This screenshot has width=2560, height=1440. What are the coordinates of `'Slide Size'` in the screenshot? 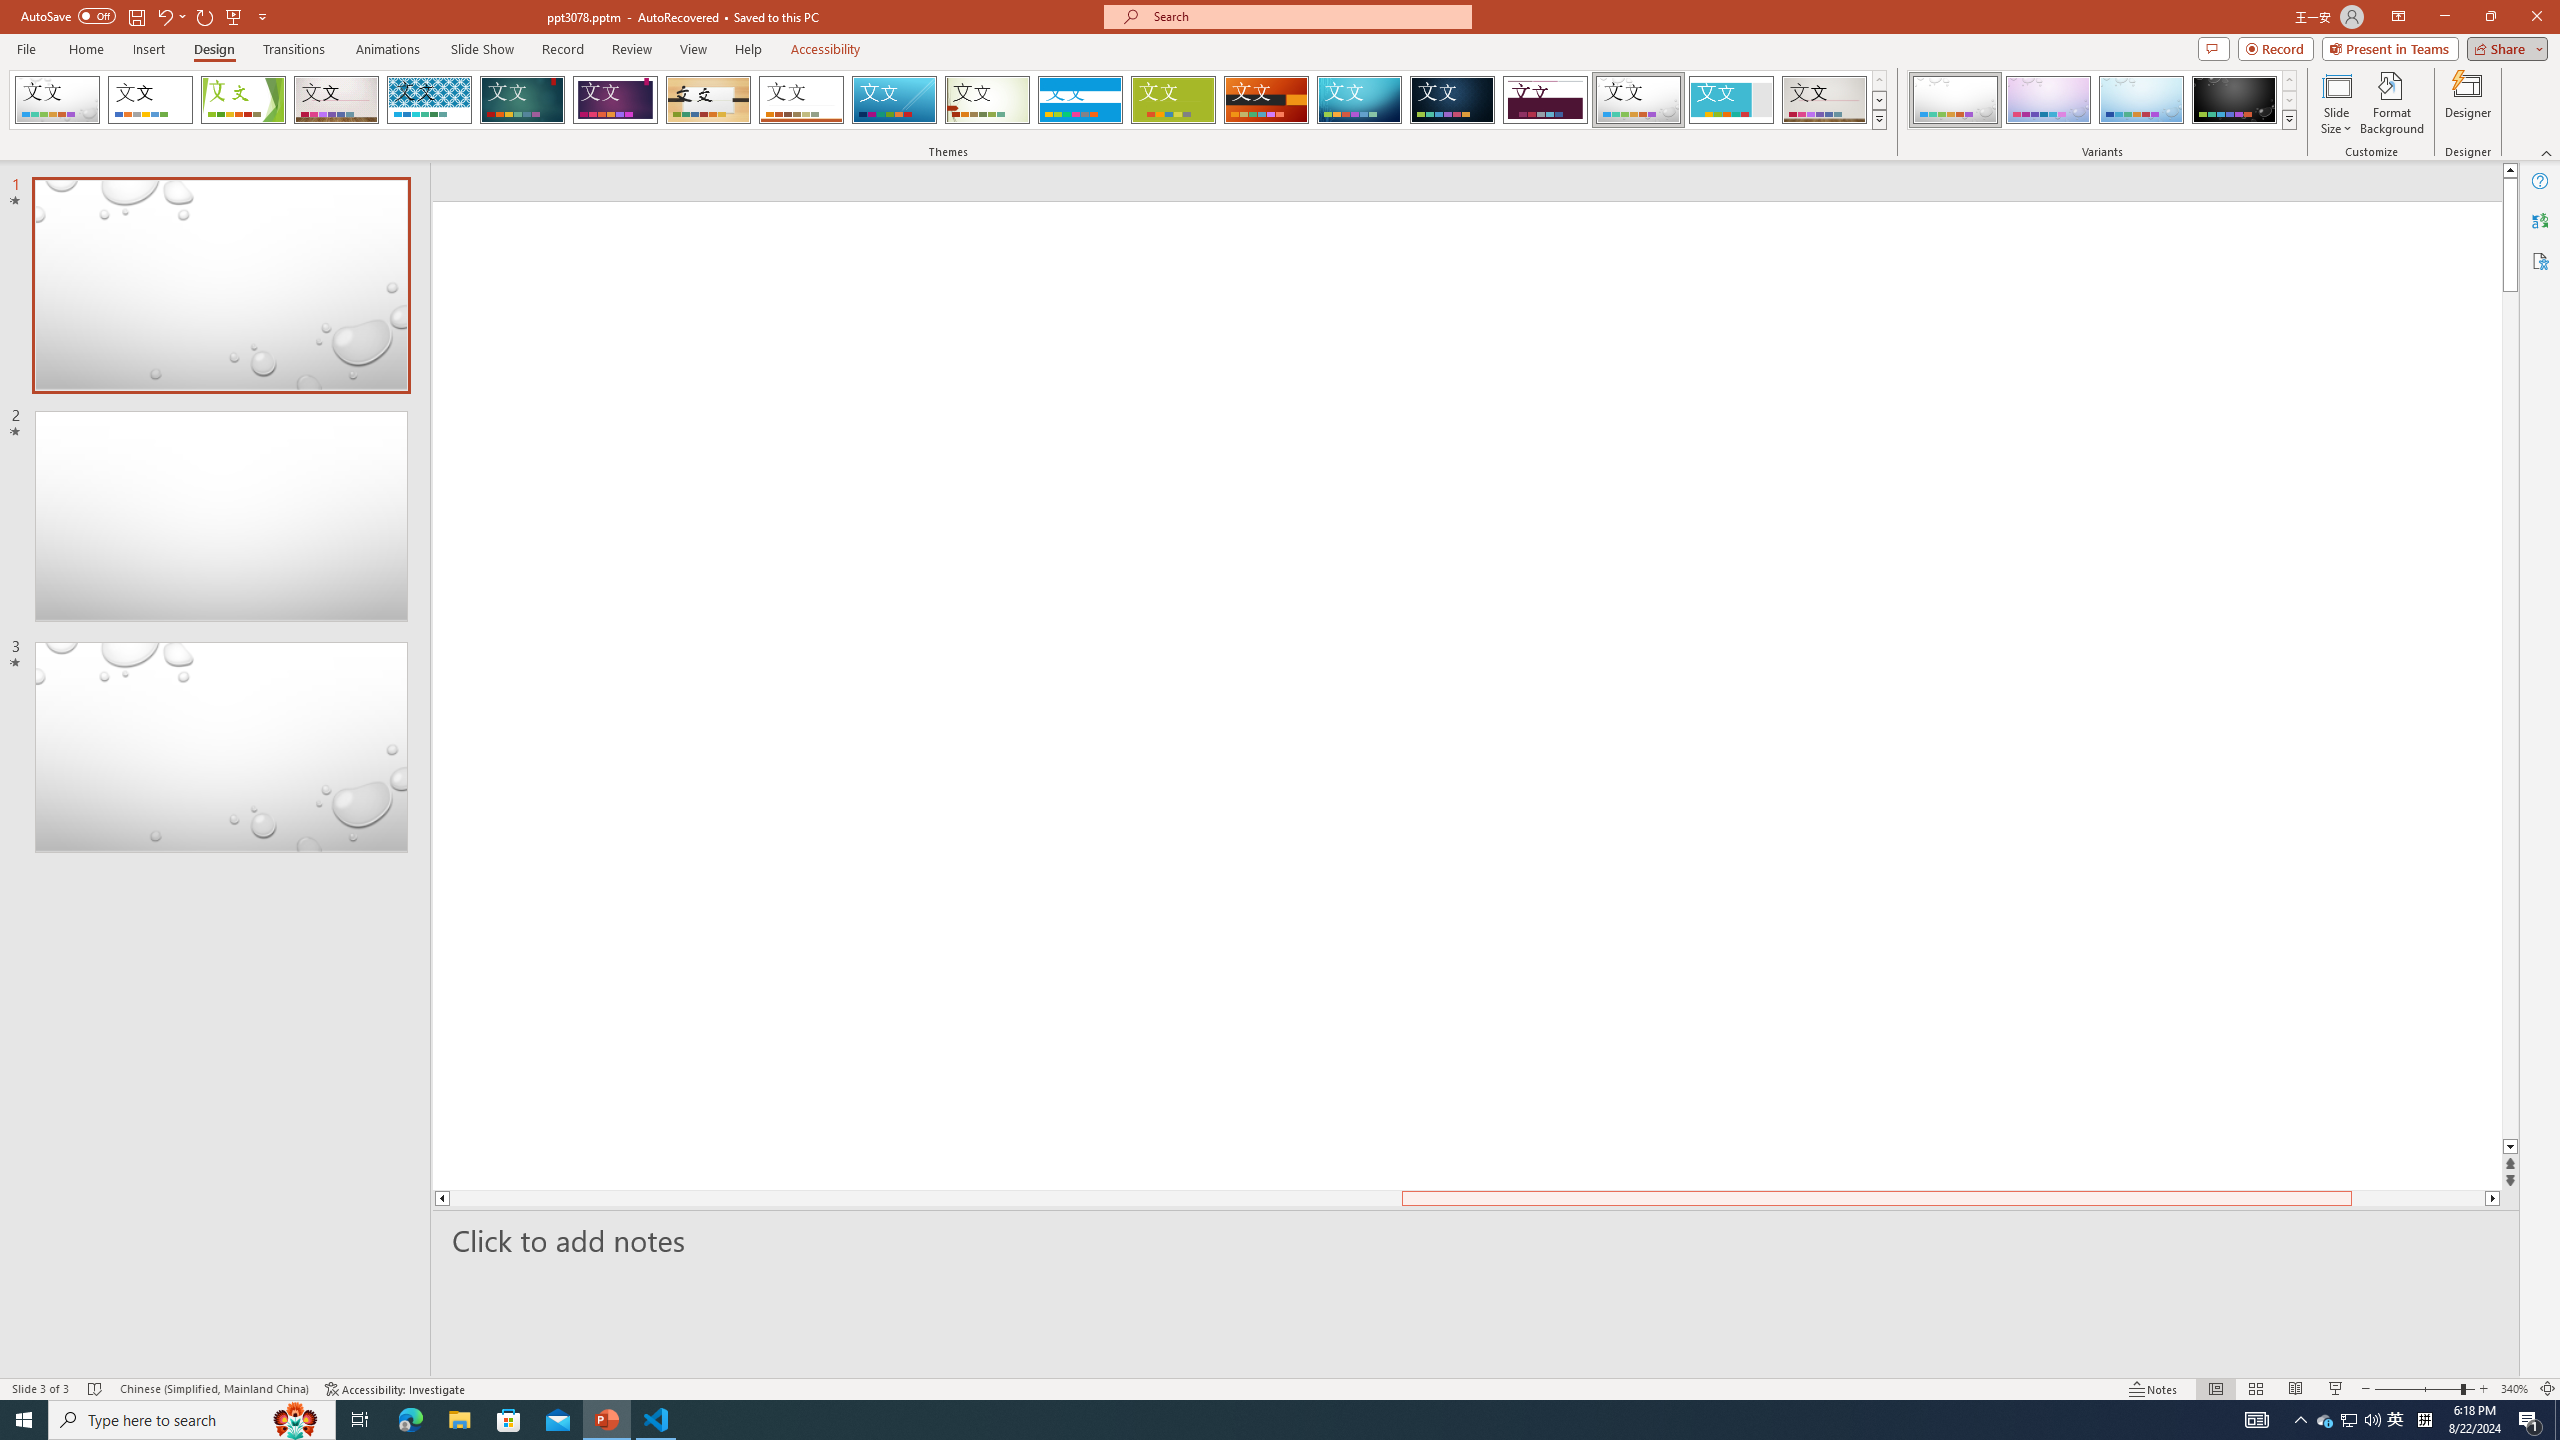 It's located at (2336, 103).